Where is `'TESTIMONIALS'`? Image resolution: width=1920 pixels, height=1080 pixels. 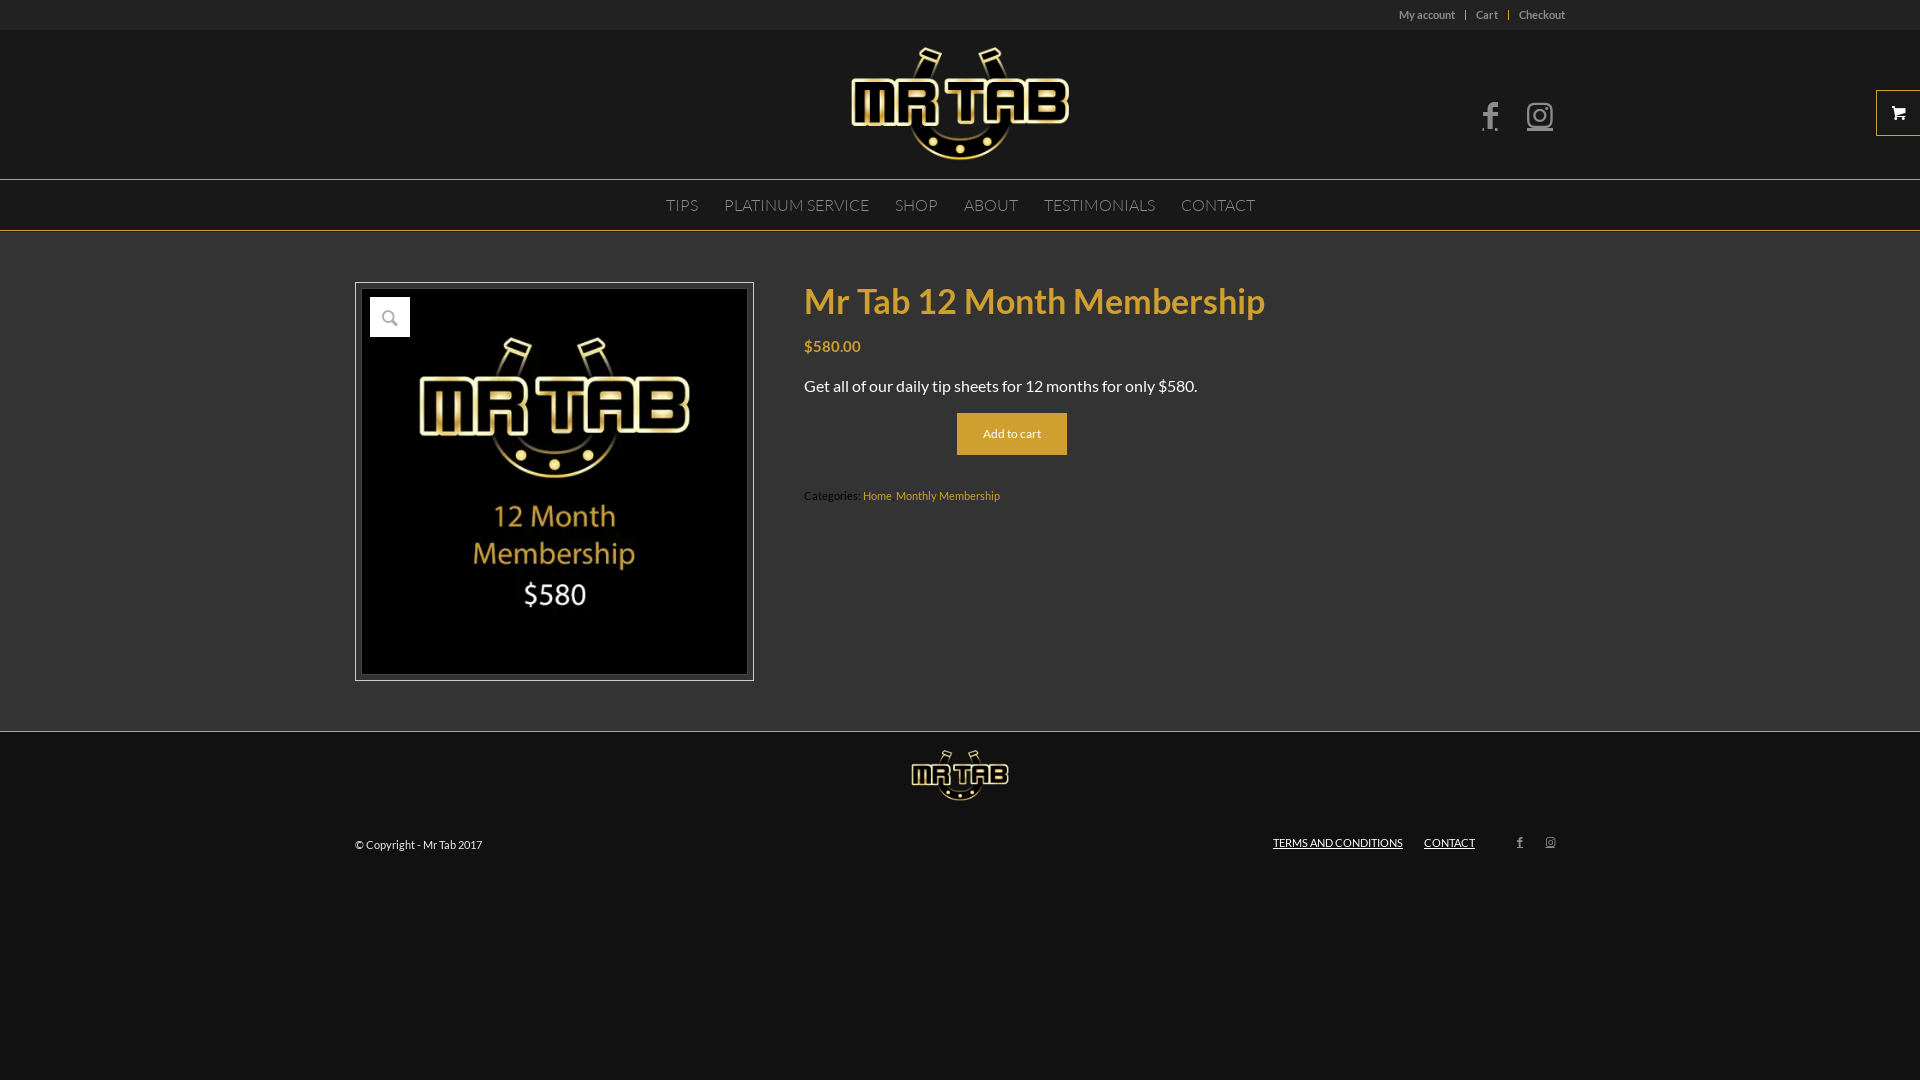 'TESTIMONIALS' is located at coordinates (1097, 204).